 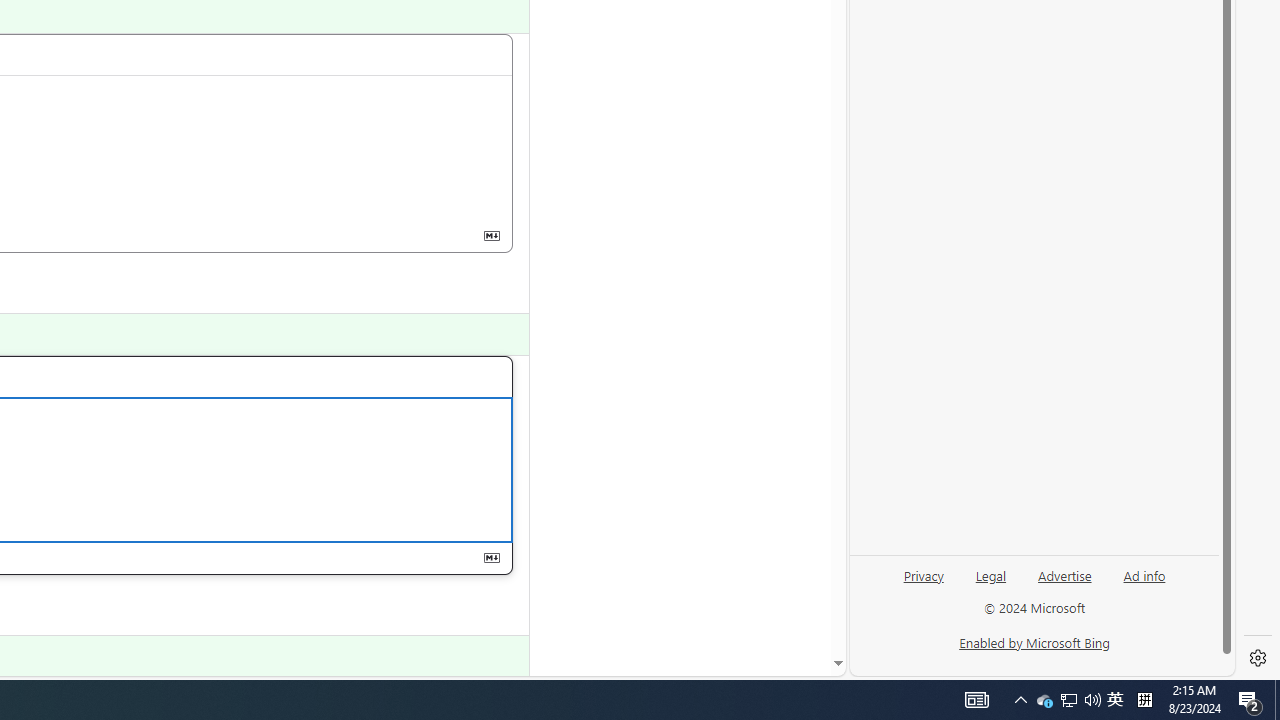 What do you see at coordinates (1063, 574) in the screenshot?
I see `'Advertise'` at bounding box center [1063, 574].